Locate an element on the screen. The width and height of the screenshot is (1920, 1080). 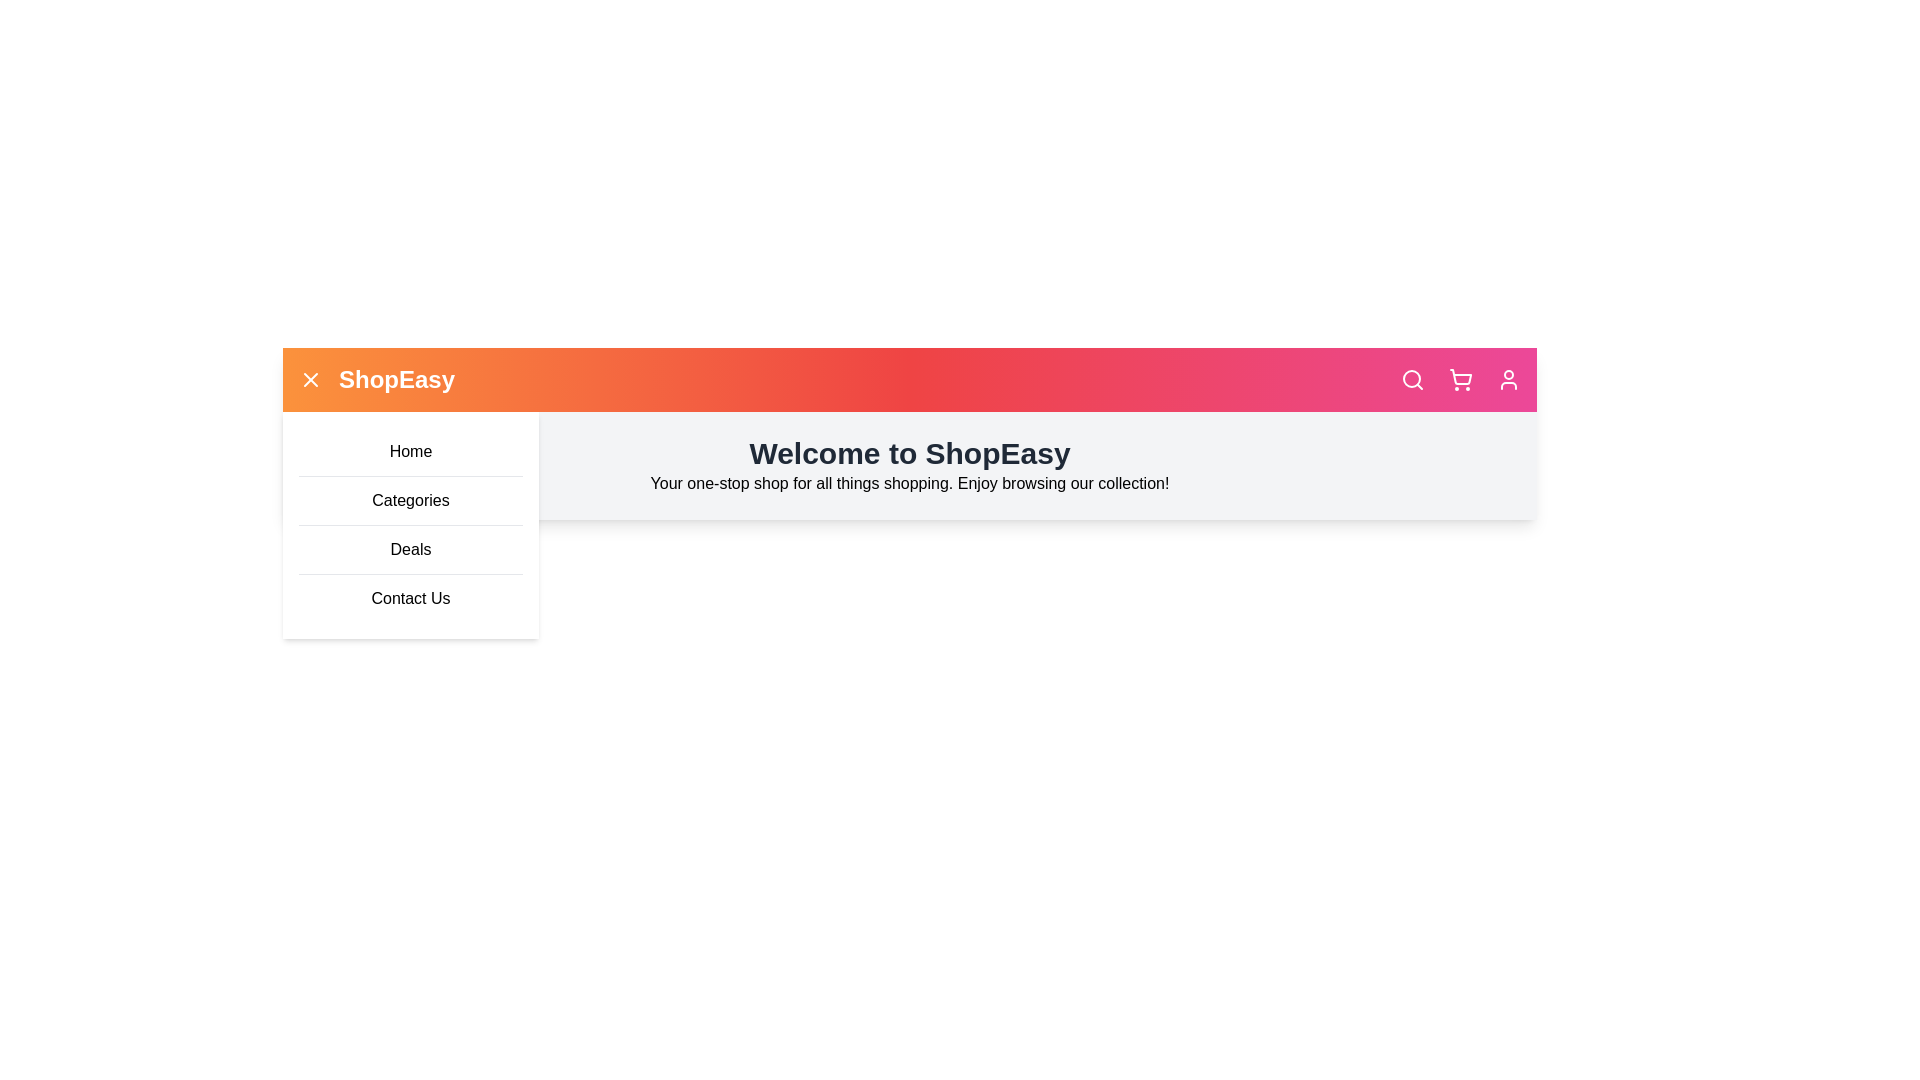
the 'Categories' hyperlink styled as a button located in the vertical menu on the left side of the interface, positioned below the 'Home' button is located at coordinates (410, 499).